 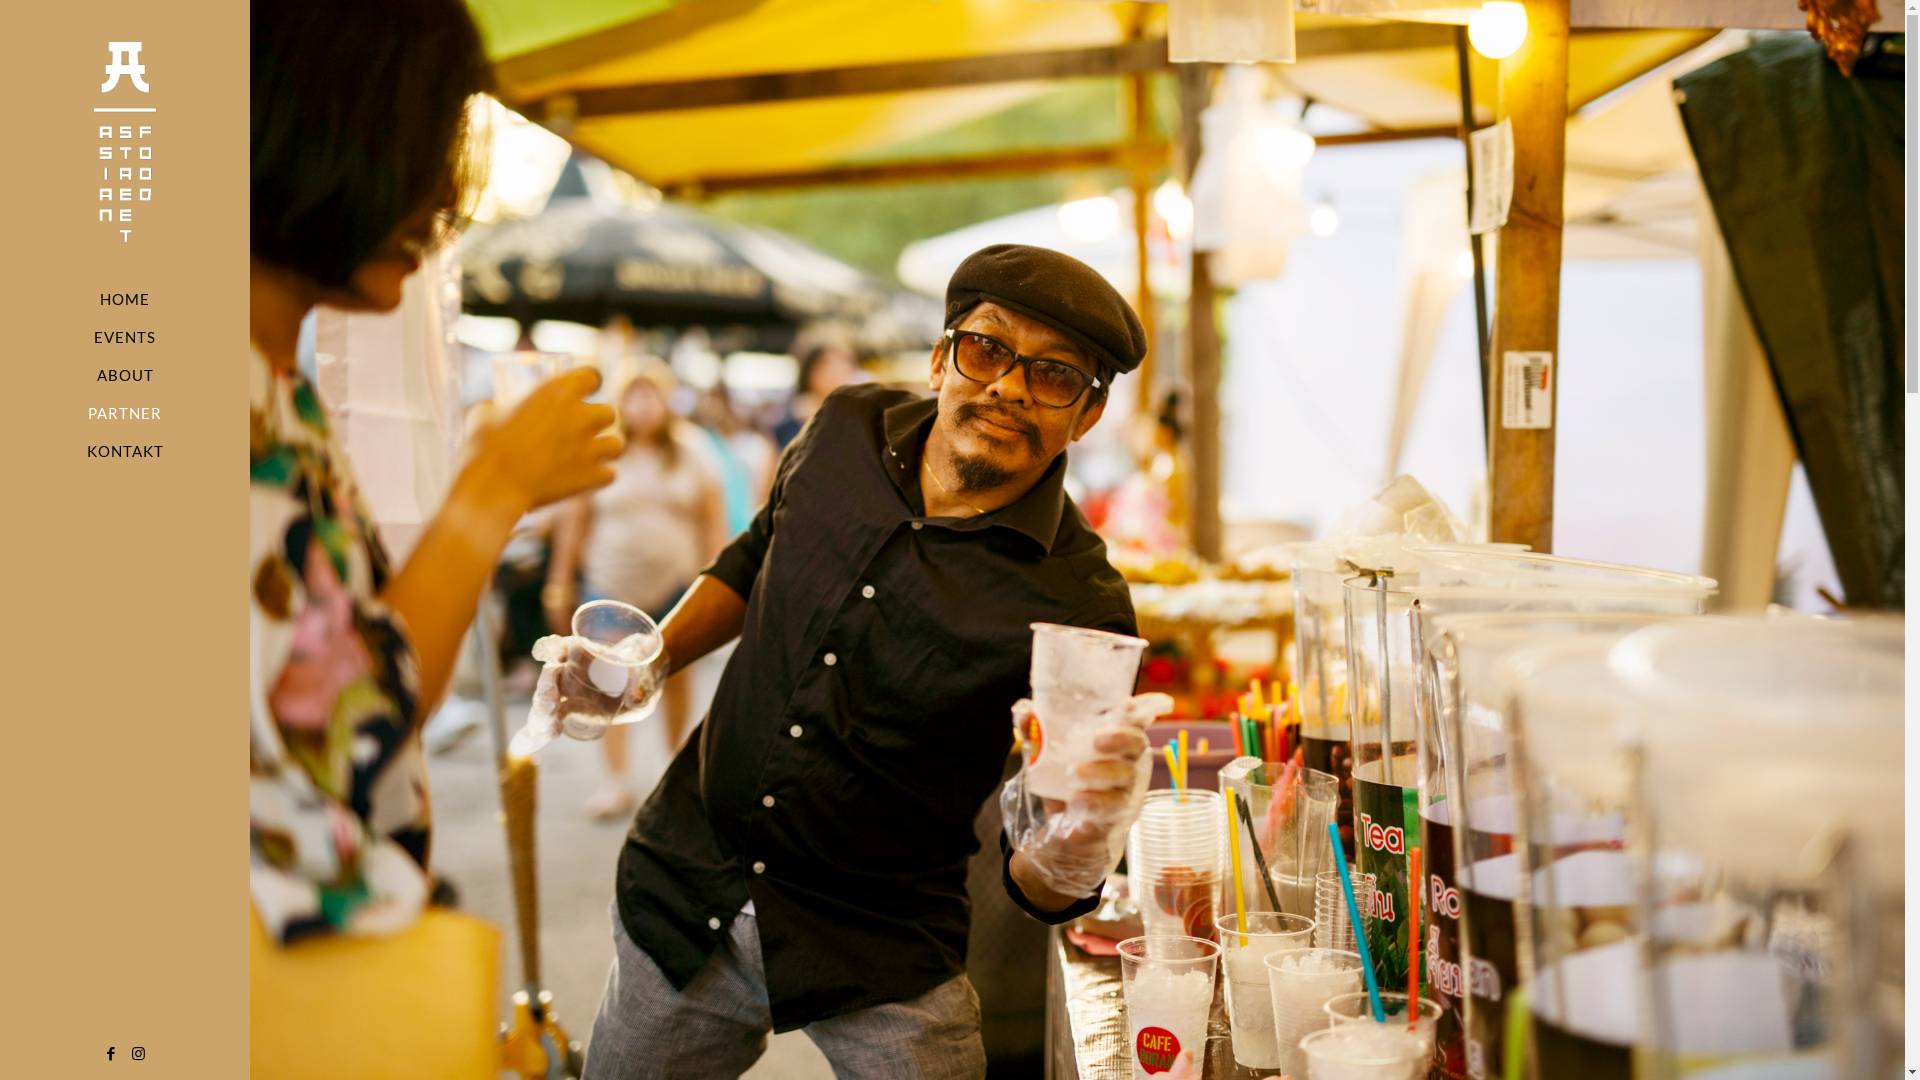 I want to click on 'ABOUT', so click(x=0, y=374).